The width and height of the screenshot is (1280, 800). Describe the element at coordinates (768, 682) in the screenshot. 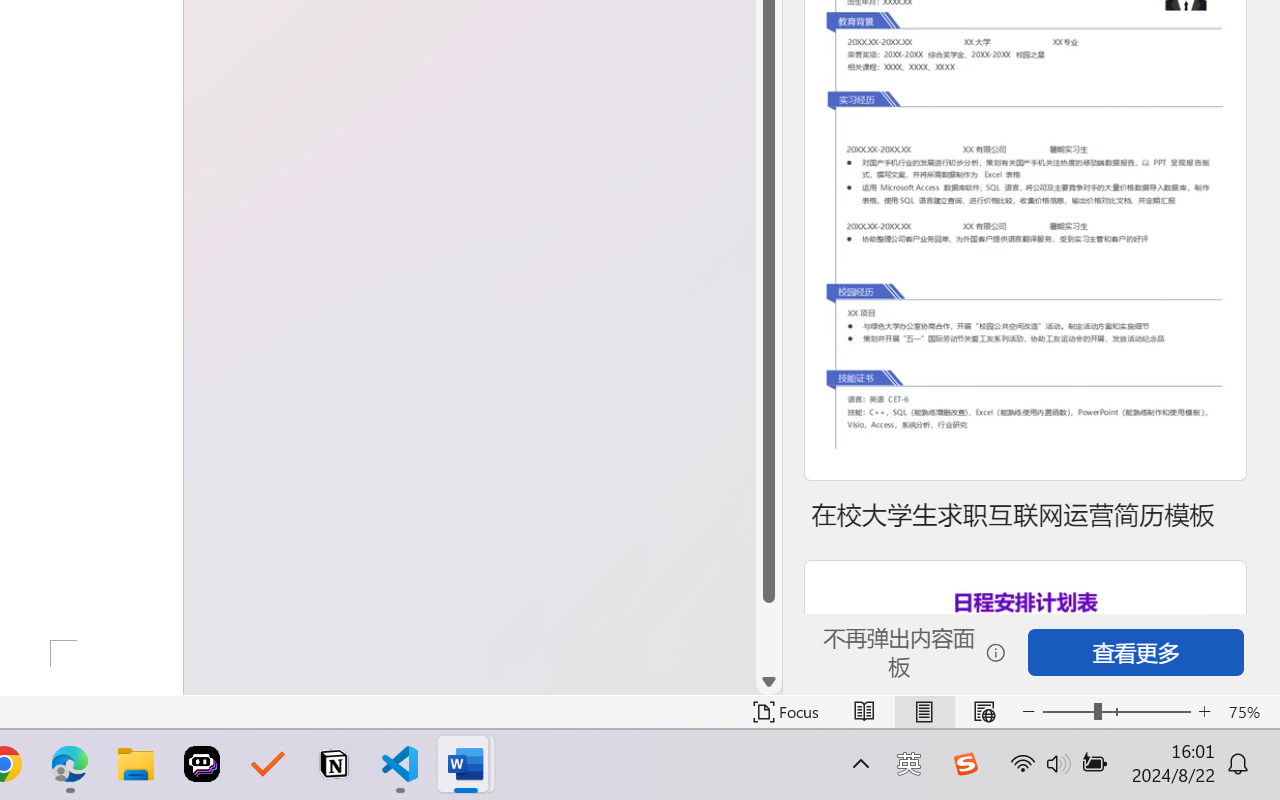

I see `'Line down'` at that location.